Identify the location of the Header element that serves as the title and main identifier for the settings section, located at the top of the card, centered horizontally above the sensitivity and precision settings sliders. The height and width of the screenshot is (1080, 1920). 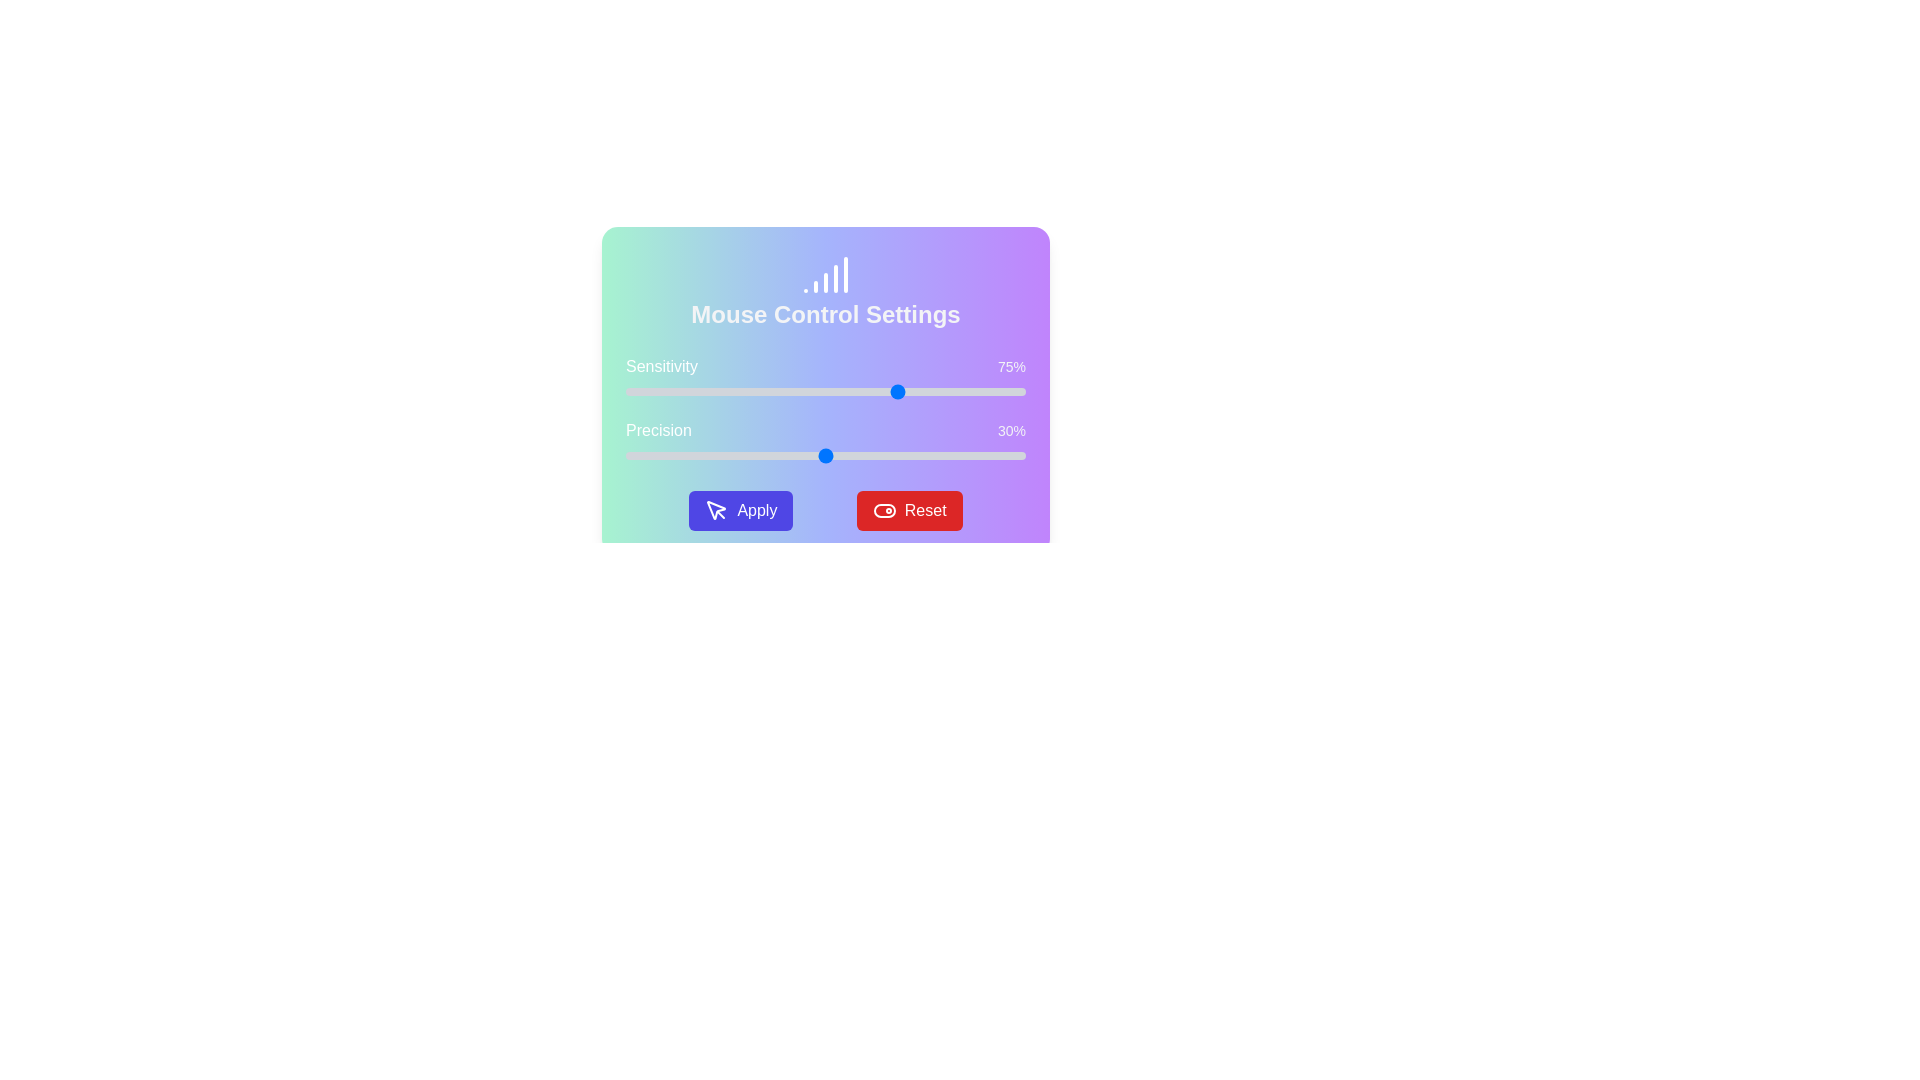
(825, 290).